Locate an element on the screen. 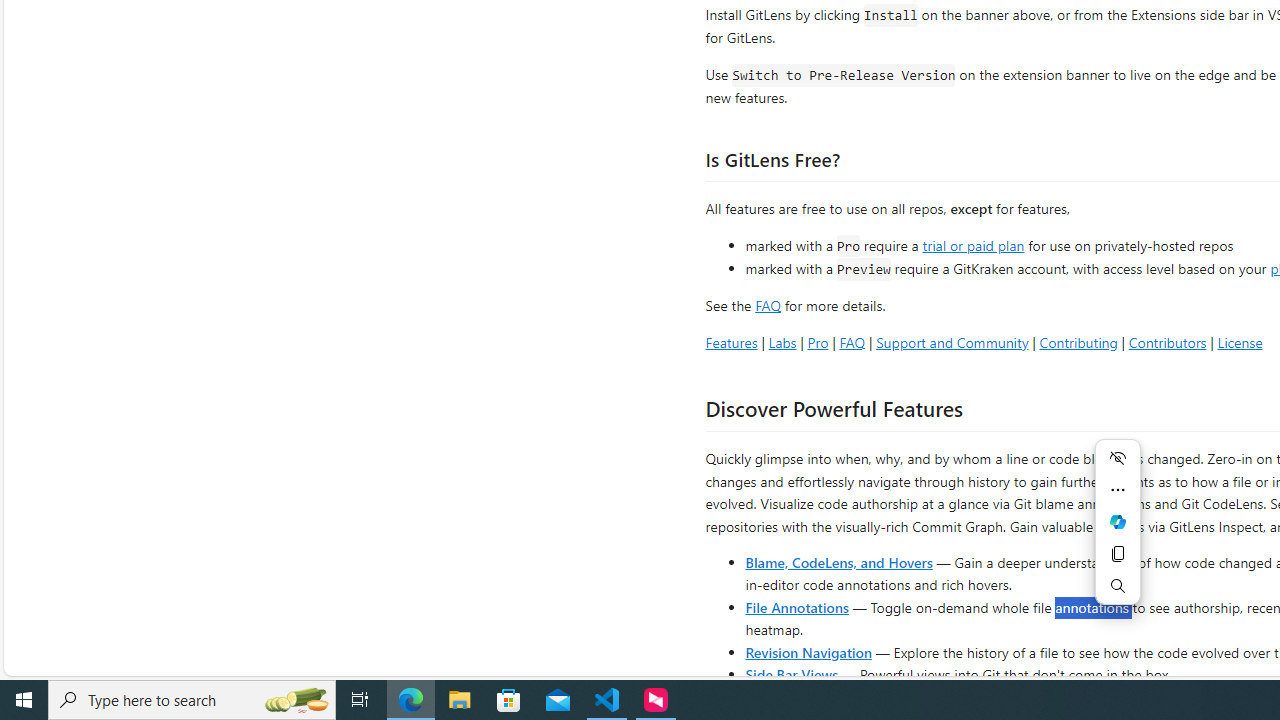 The width and height of the screenshot is (1280, 720). 'License' is located at coordinates (1239, 341).